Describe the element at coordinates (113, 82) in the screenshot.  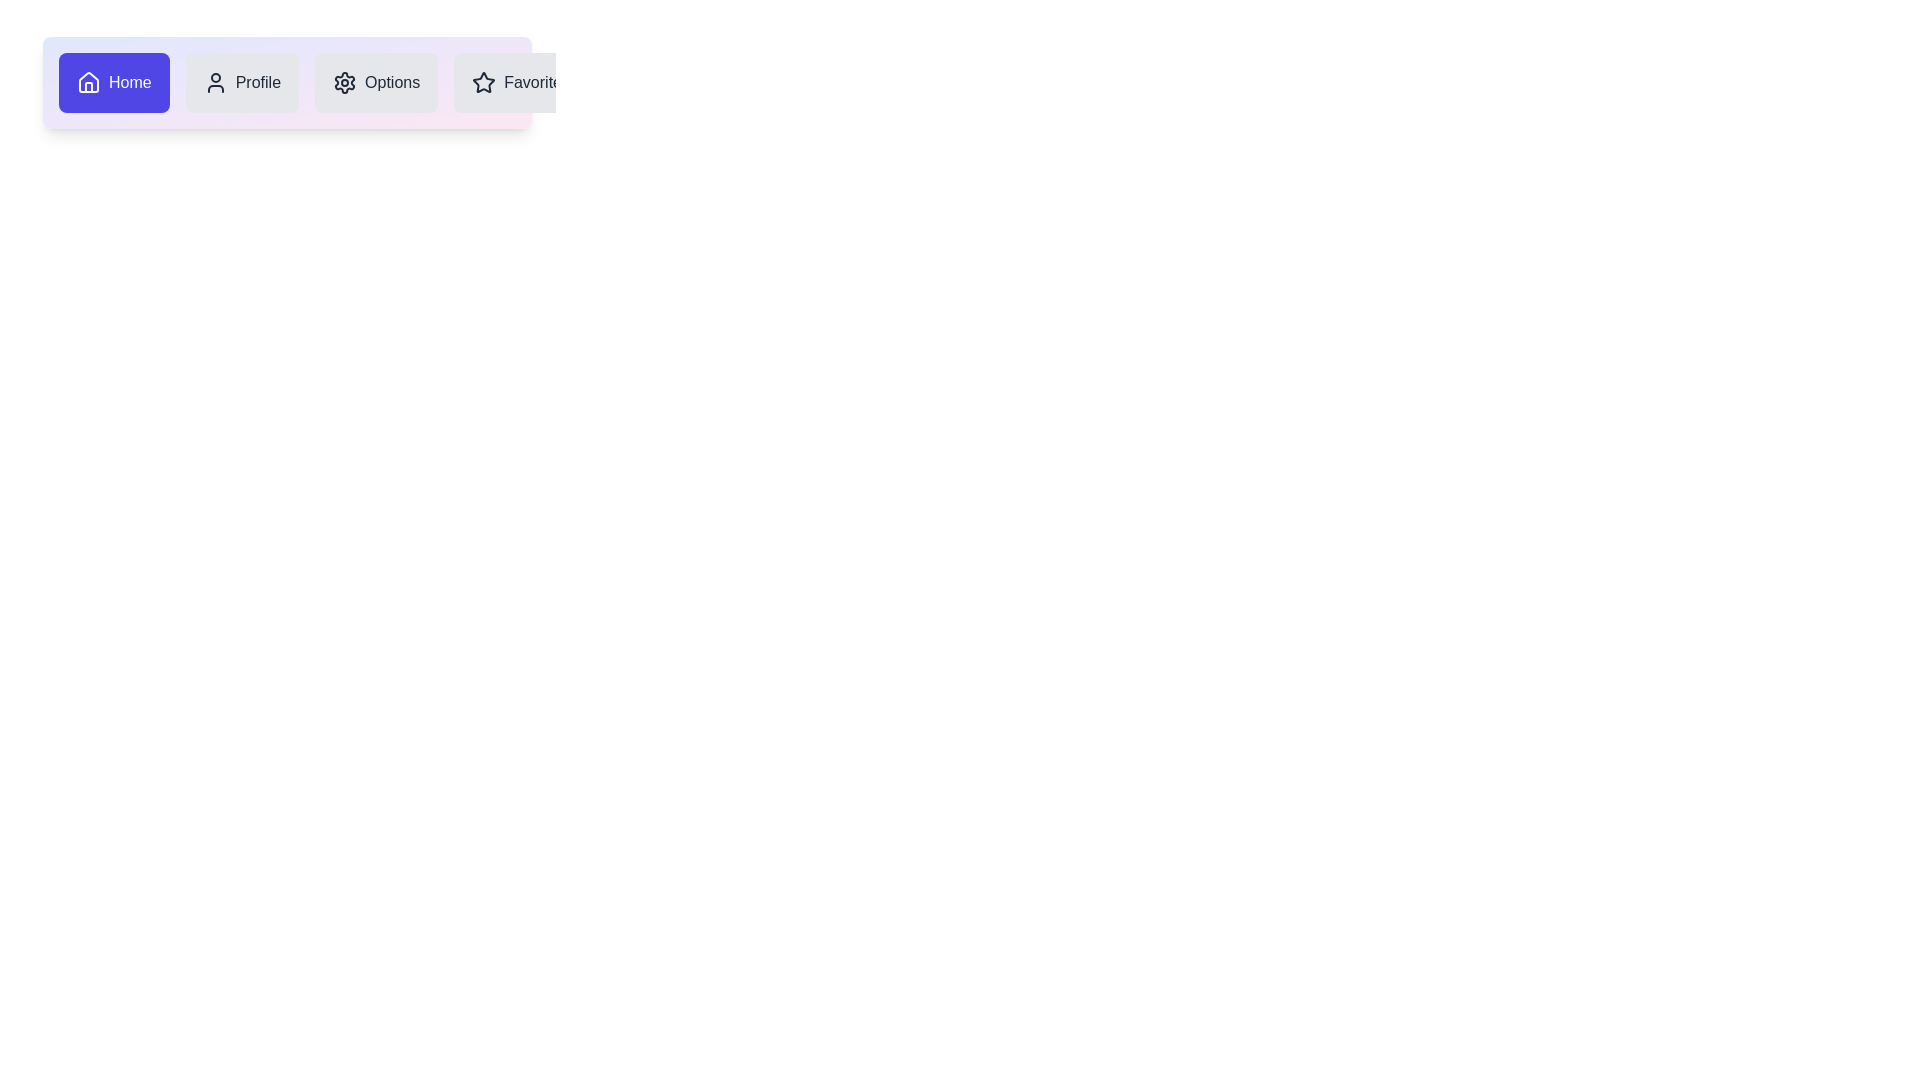
I see `the navigation item Home from the navigation bar` at that location.